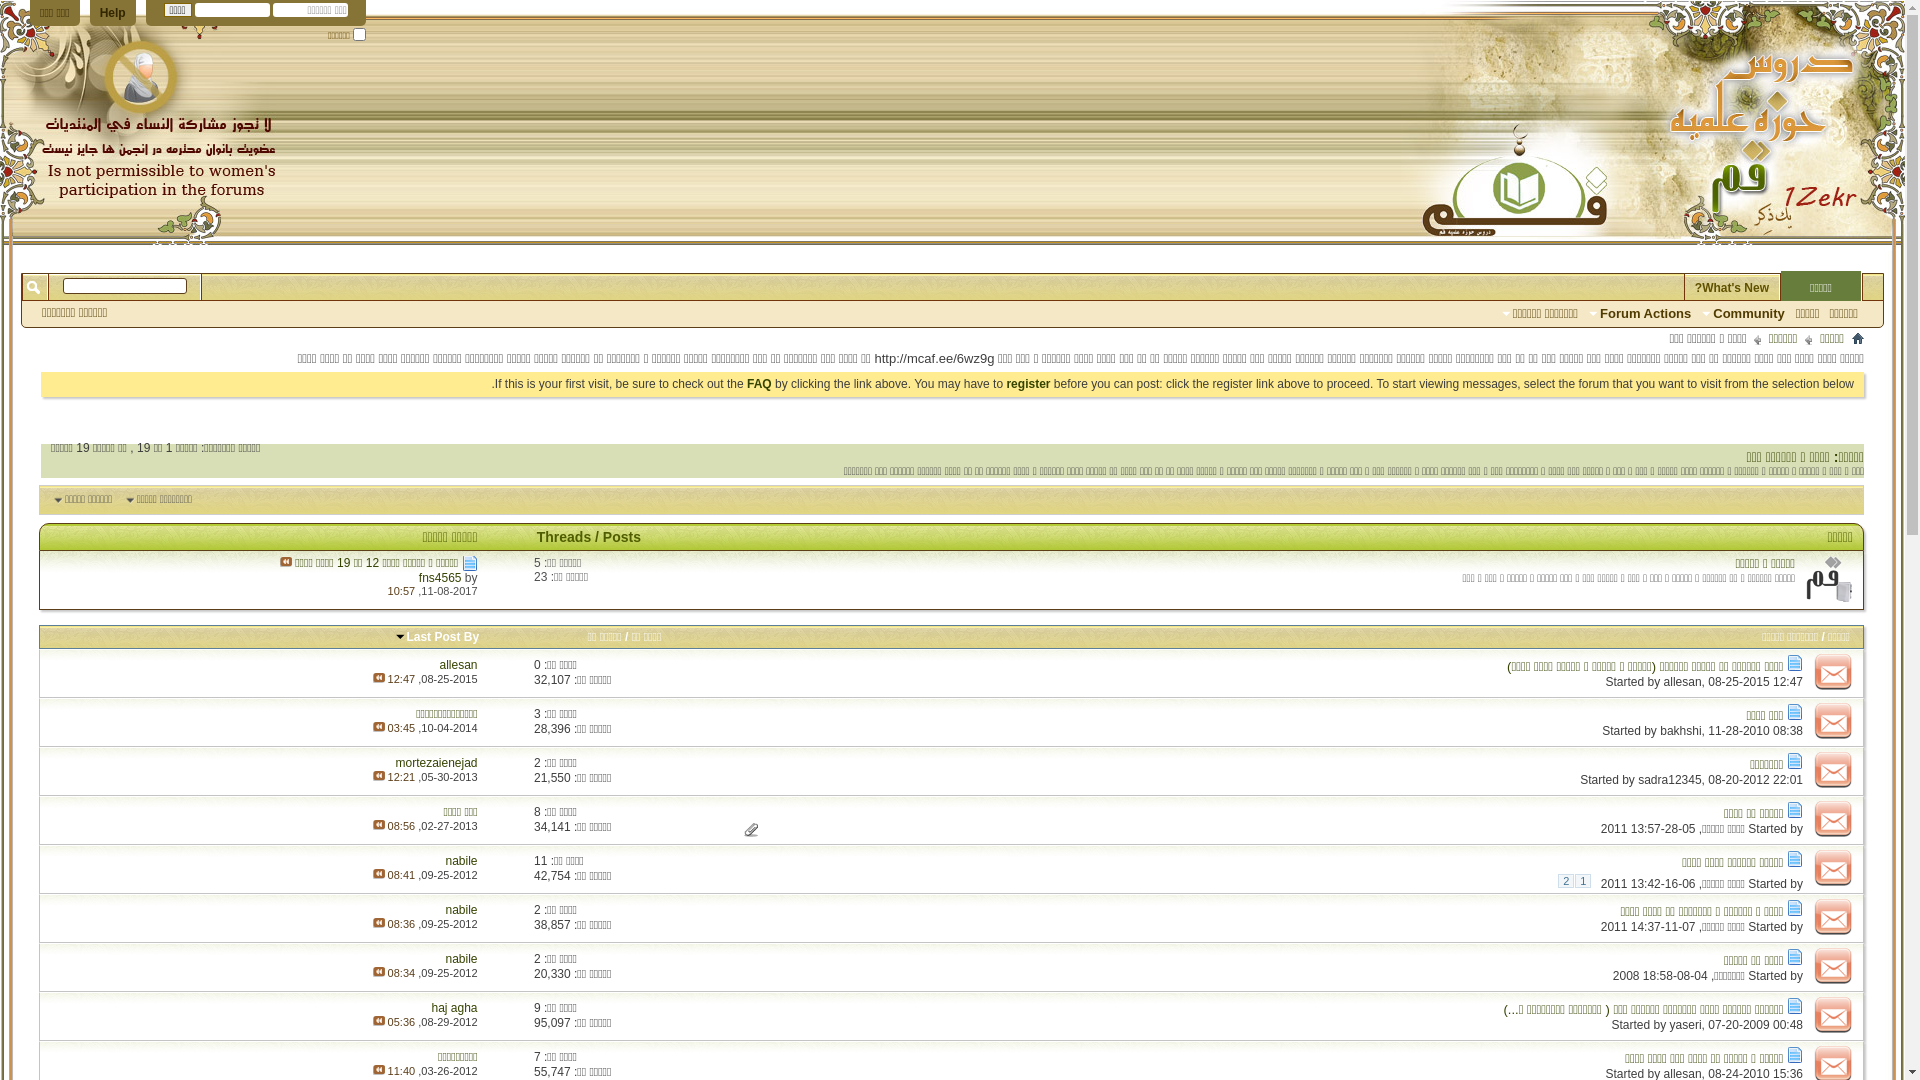 This screenshot has height=1080, width=1920. What do you see at coordinates (1640, 313) in the screenshot?
I see `'Forum Actions'` at bounding box center [1640, 313].